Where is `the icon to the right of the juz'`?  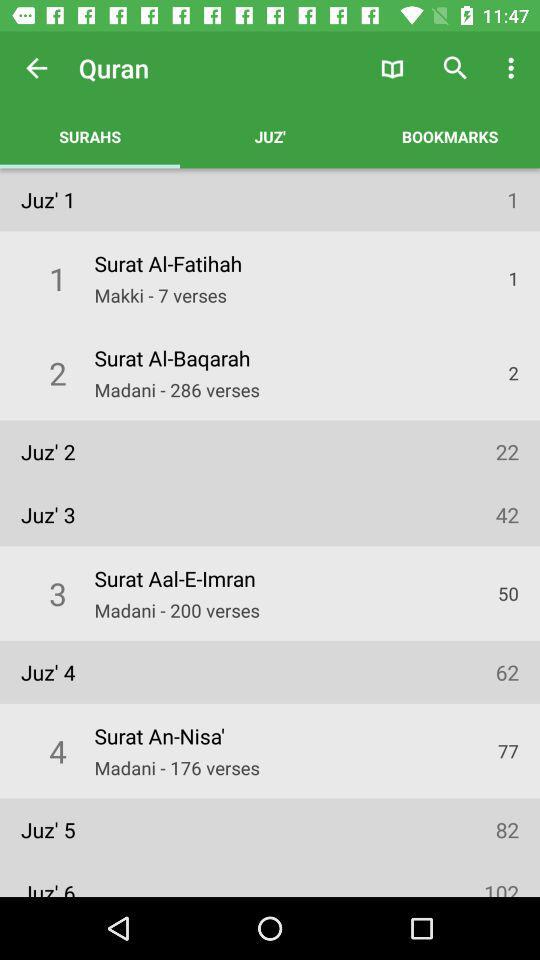 the icon to the right of the juz' is located at coordinates (392, 68).